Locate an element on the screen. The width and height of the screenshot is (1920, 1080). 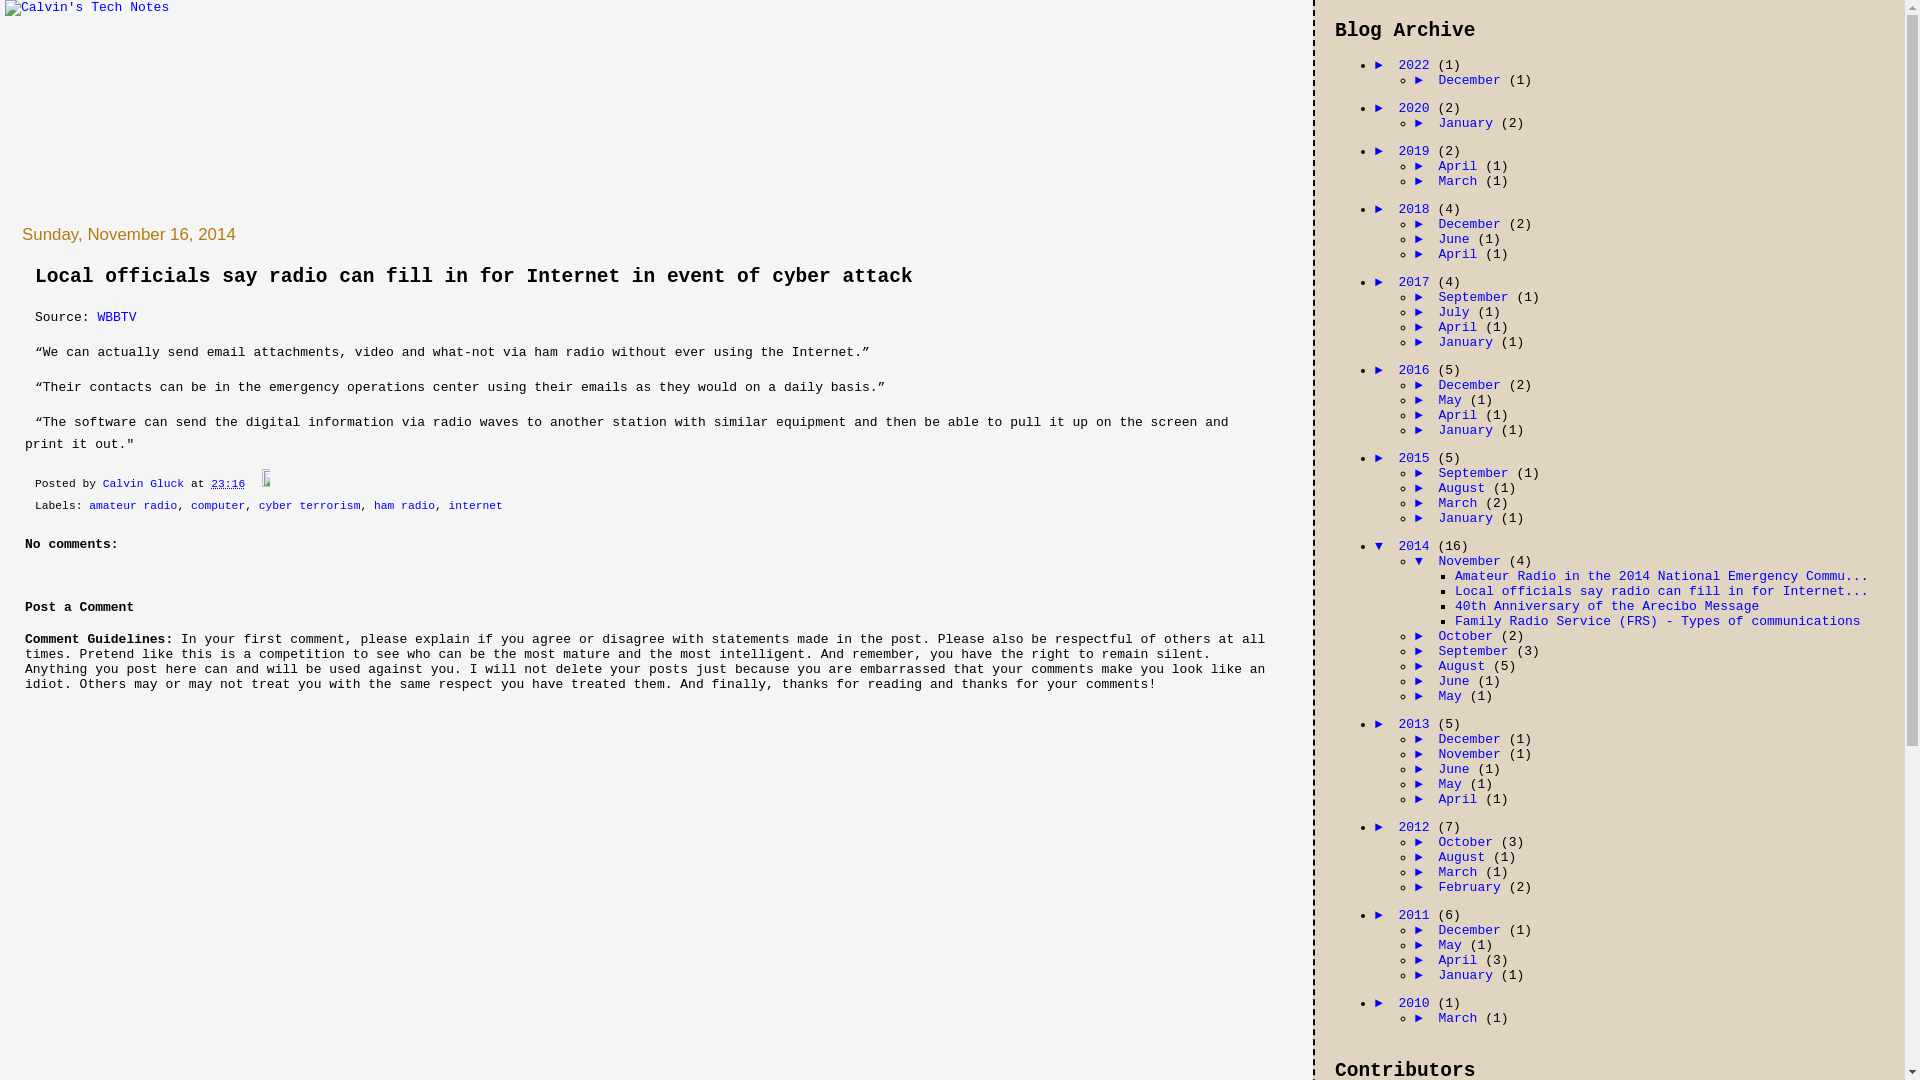
'2015' is located at coordinates (1416, 458).